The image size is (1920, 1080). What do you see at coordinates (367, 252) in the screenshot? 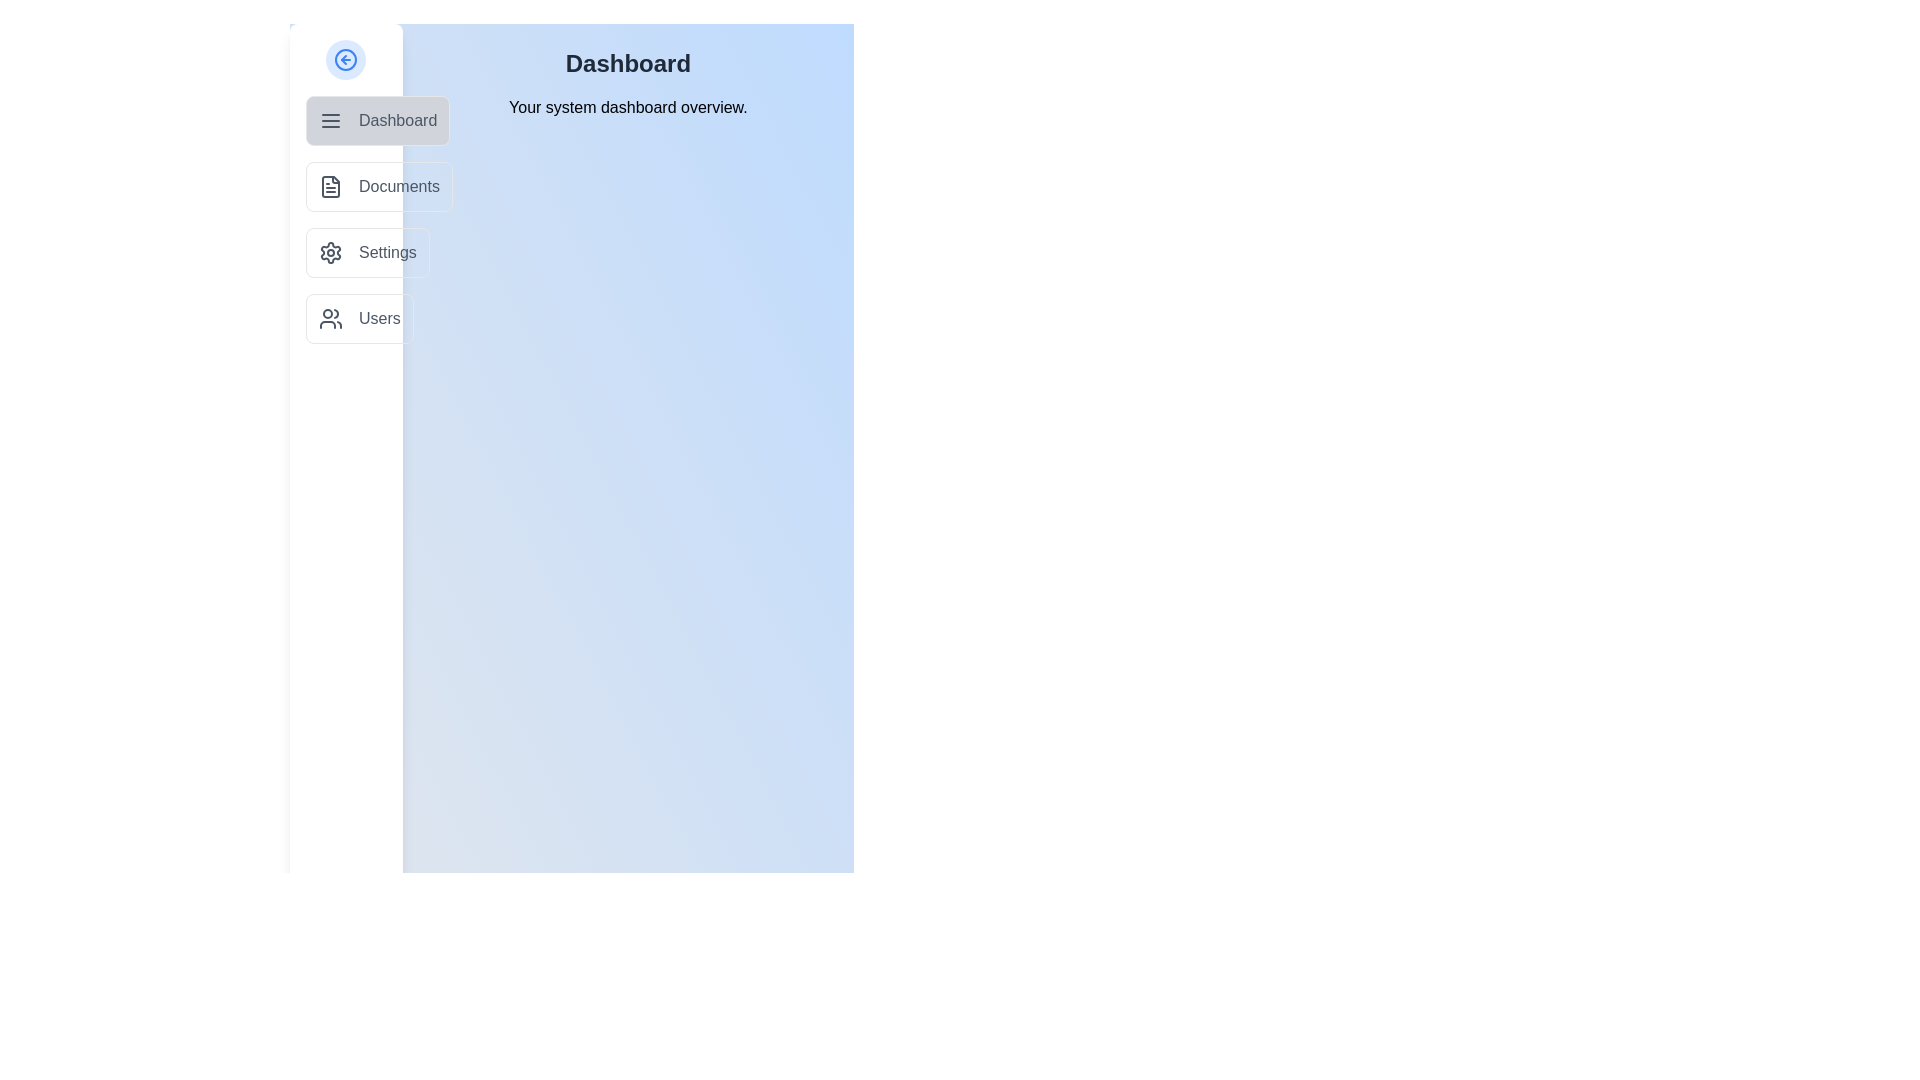
I see `the menu item Settings from the list` at bounding box center [367, 252].